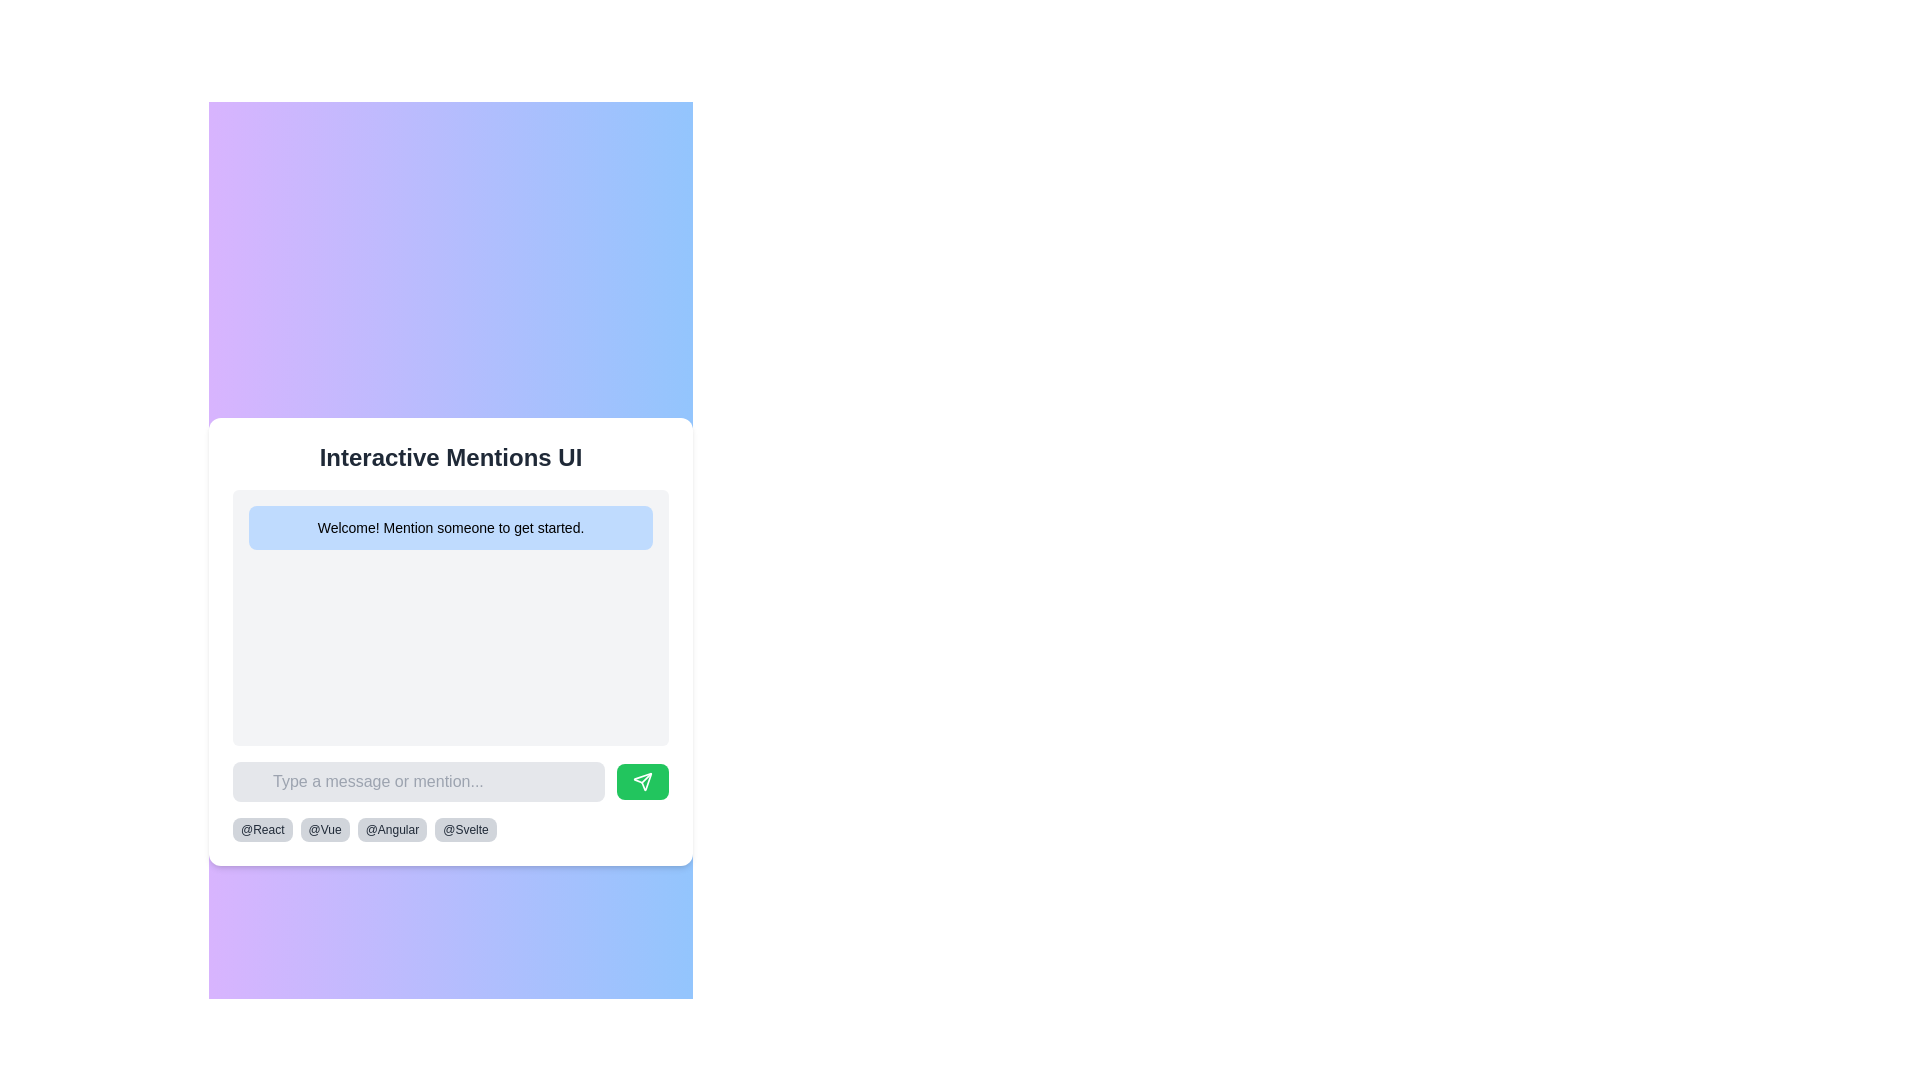 The height and width of the screenshot is (1080, 1920). I want to click on the label displaying the text '@Svelte', so click(464, 829).